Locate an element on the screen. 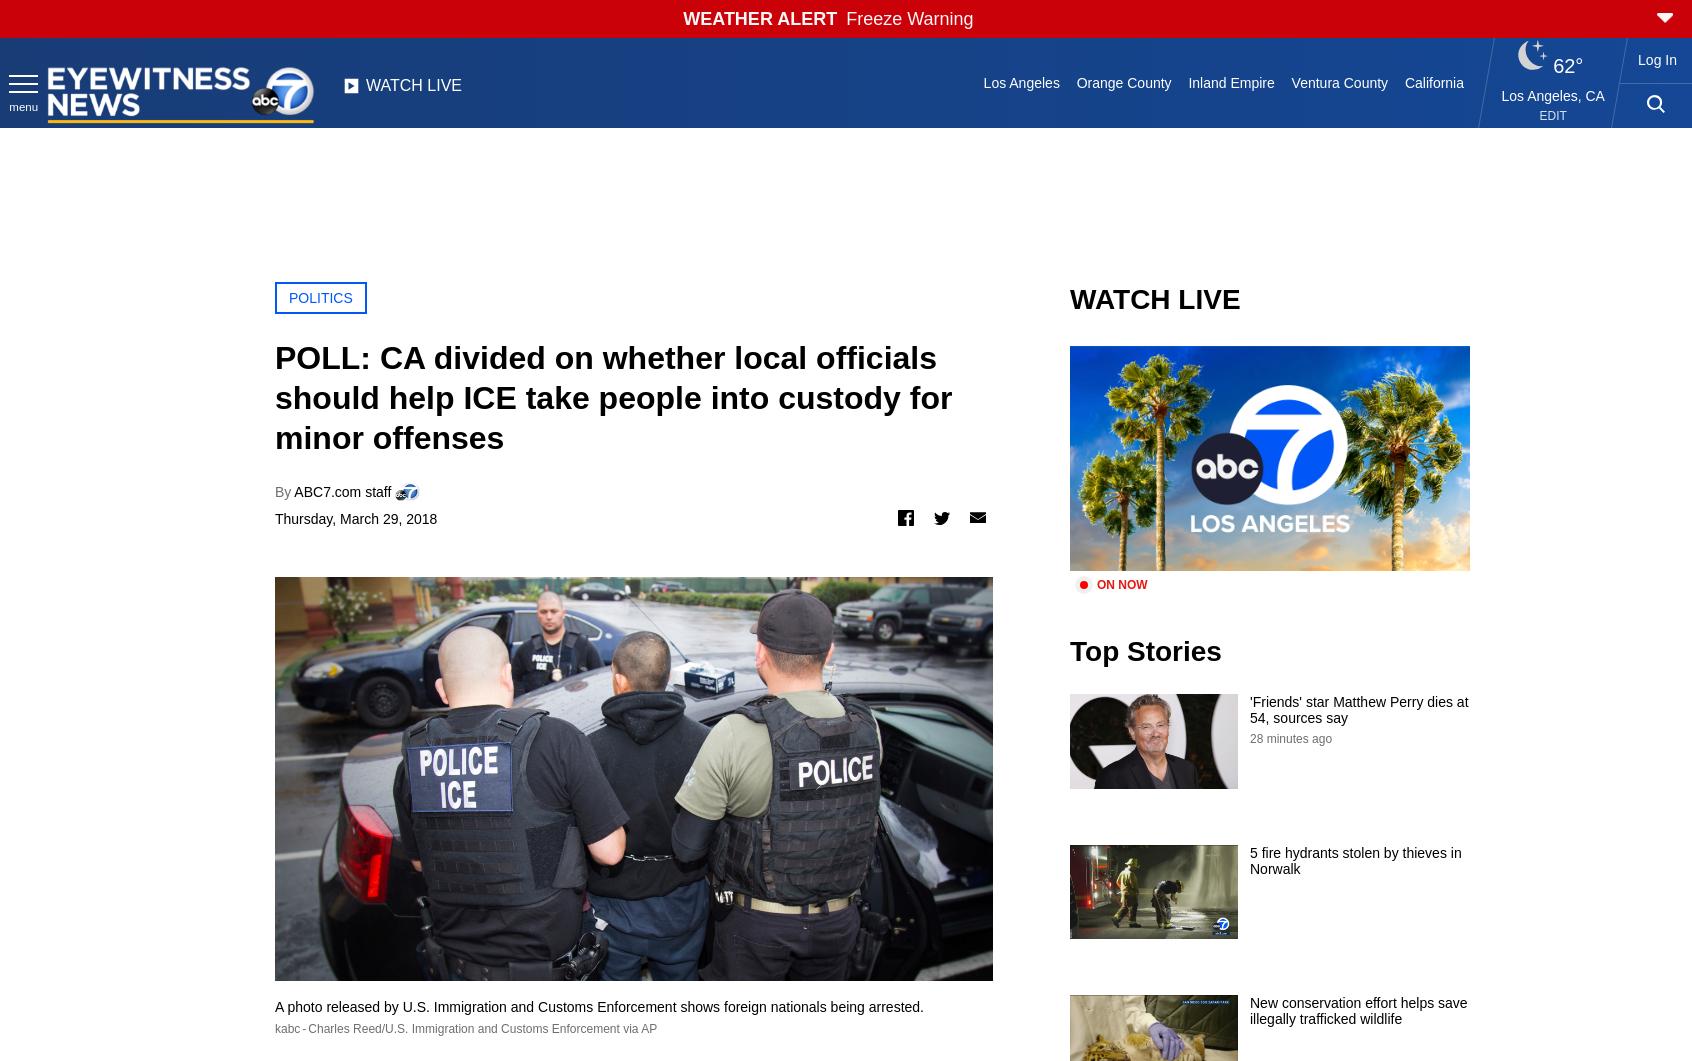 This screenshot has height=1061, width=1692. 'California' is located at coordinates (1432, 82).